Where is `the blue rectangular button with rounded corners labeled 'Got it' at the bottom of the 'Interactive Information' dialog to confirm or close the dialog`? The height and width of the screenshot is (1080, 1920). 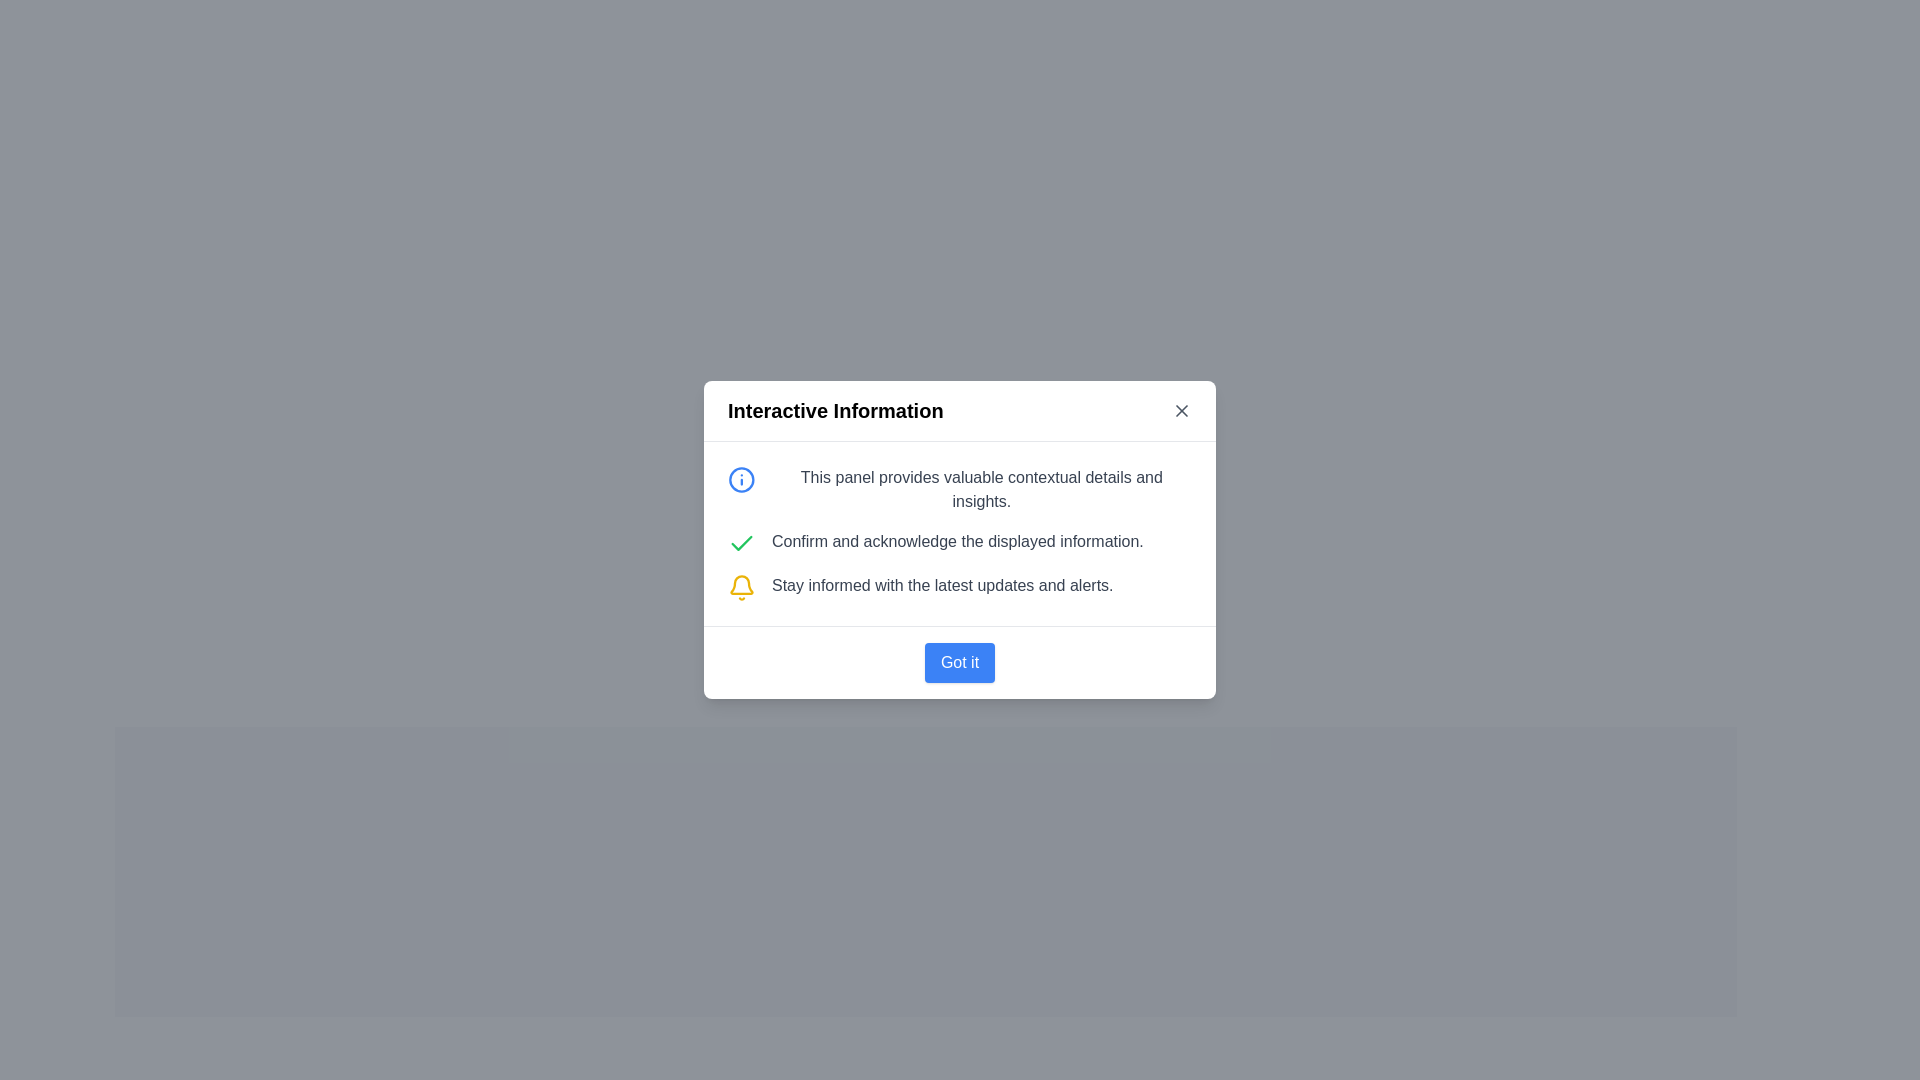
the blue rectangular button with rounded corners labeled 'Got it' at the bottom of the 'Interactive Information' dialog to confirm or close the dialog is located at coordinates (960, 662).